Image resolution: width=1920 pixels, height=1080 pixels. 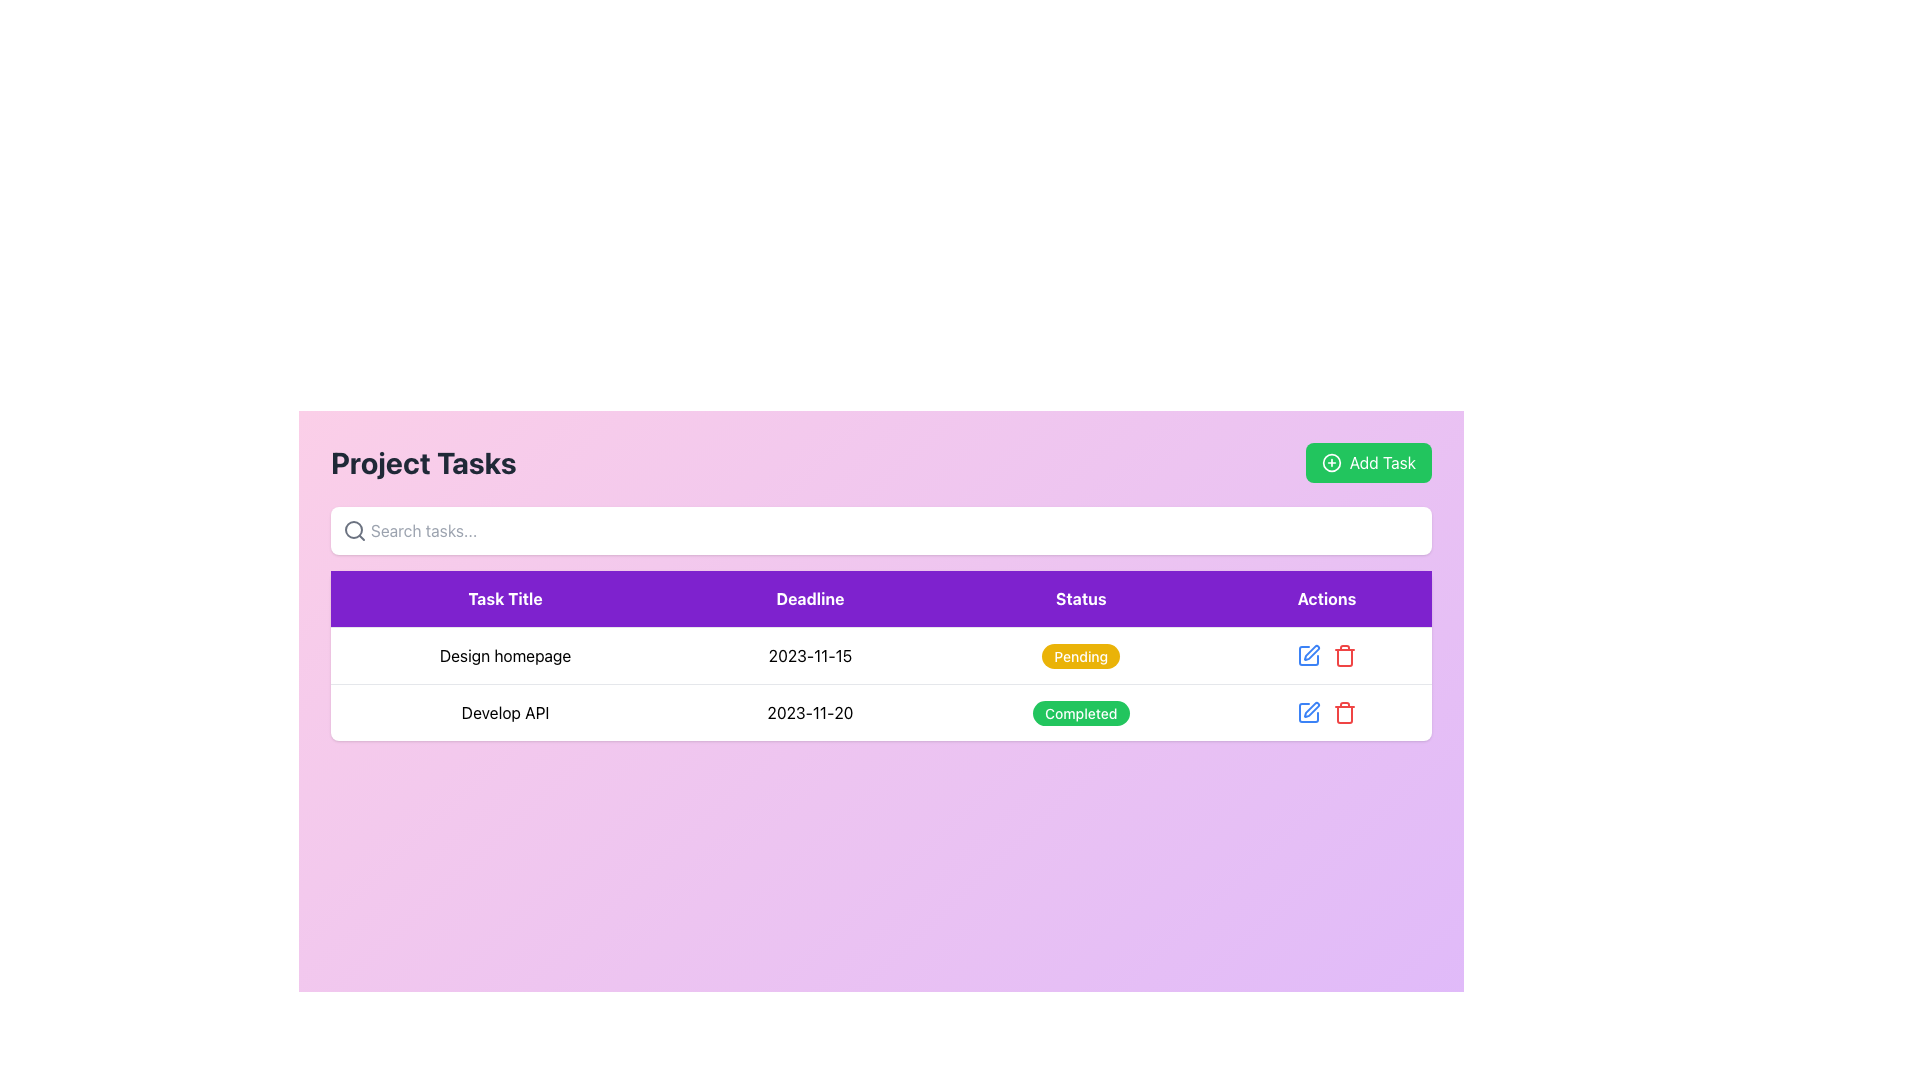 I want to click on the delete button for the 'Develop API' task located, so click(x=1344, y=712).